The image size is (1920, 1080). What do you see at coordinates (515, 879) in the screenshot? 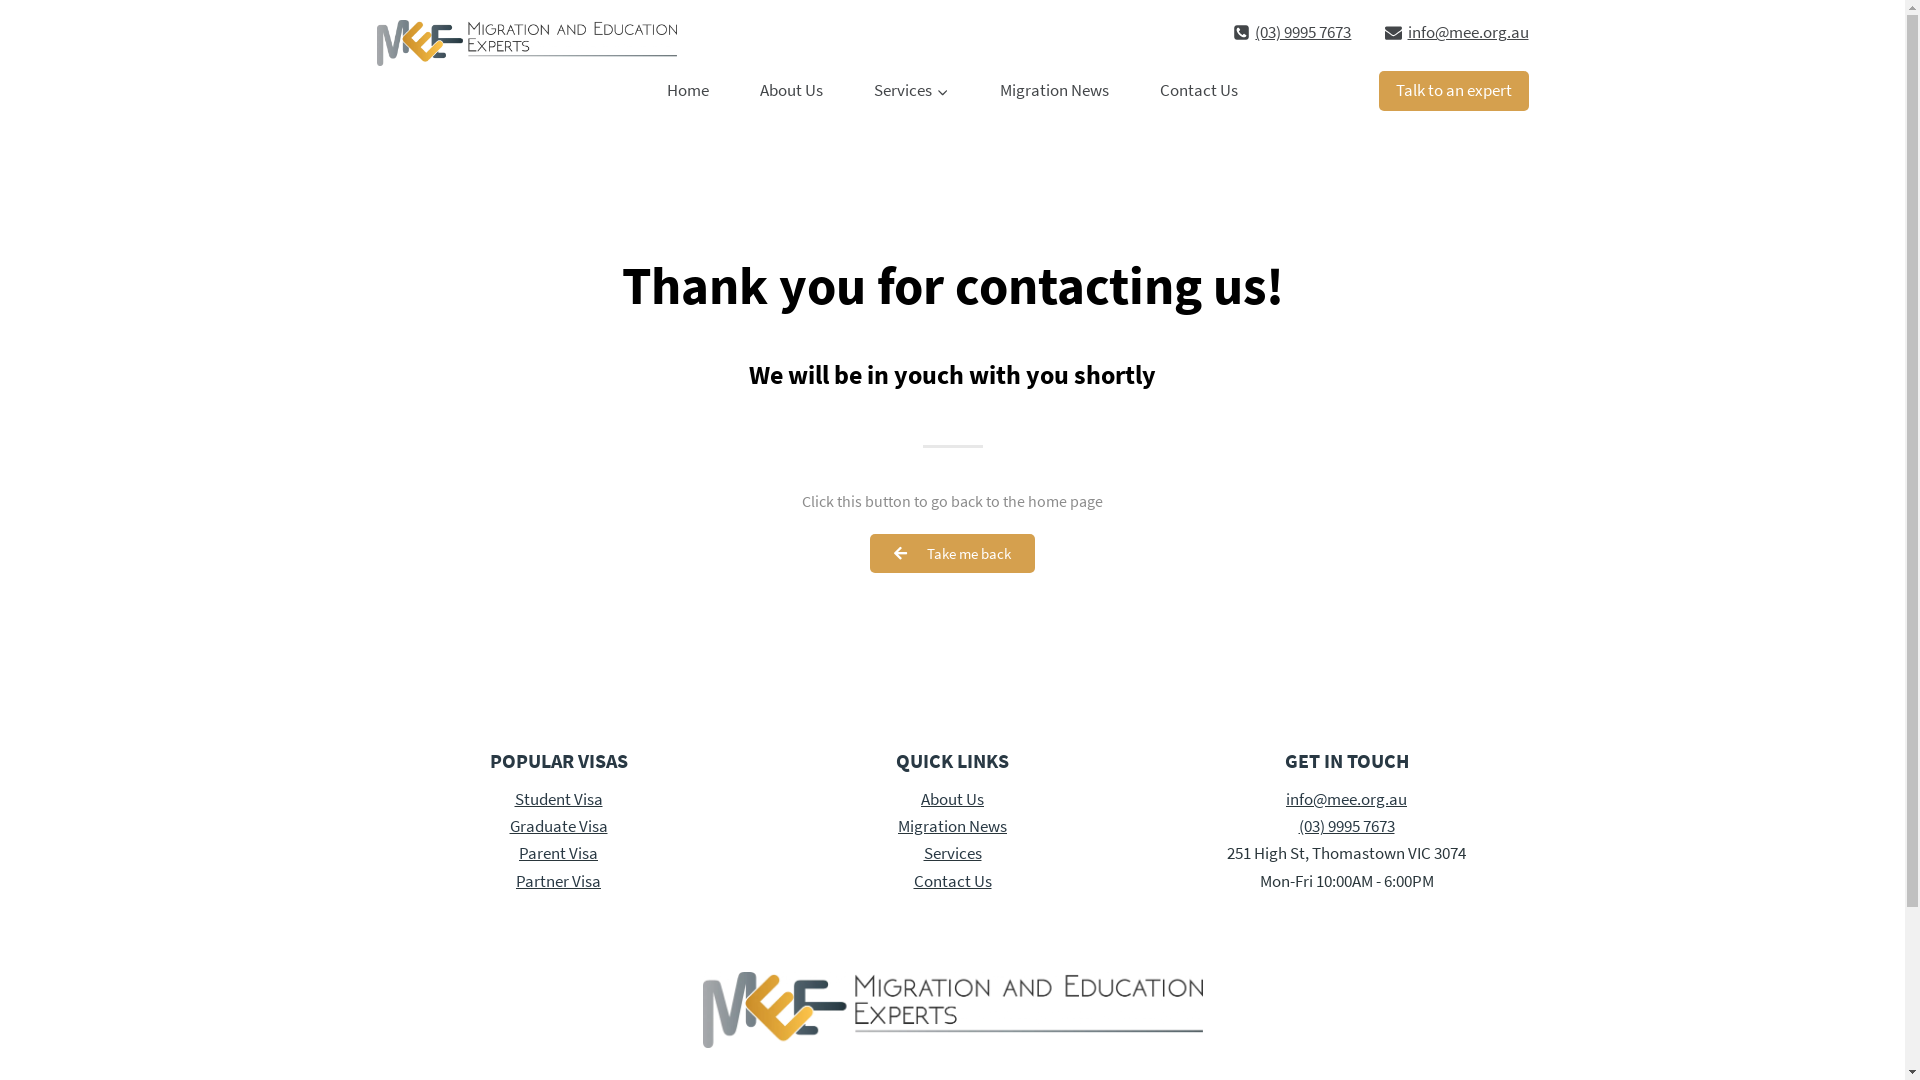
I see `'Partner Visa'` at bounding box center [515, 879].